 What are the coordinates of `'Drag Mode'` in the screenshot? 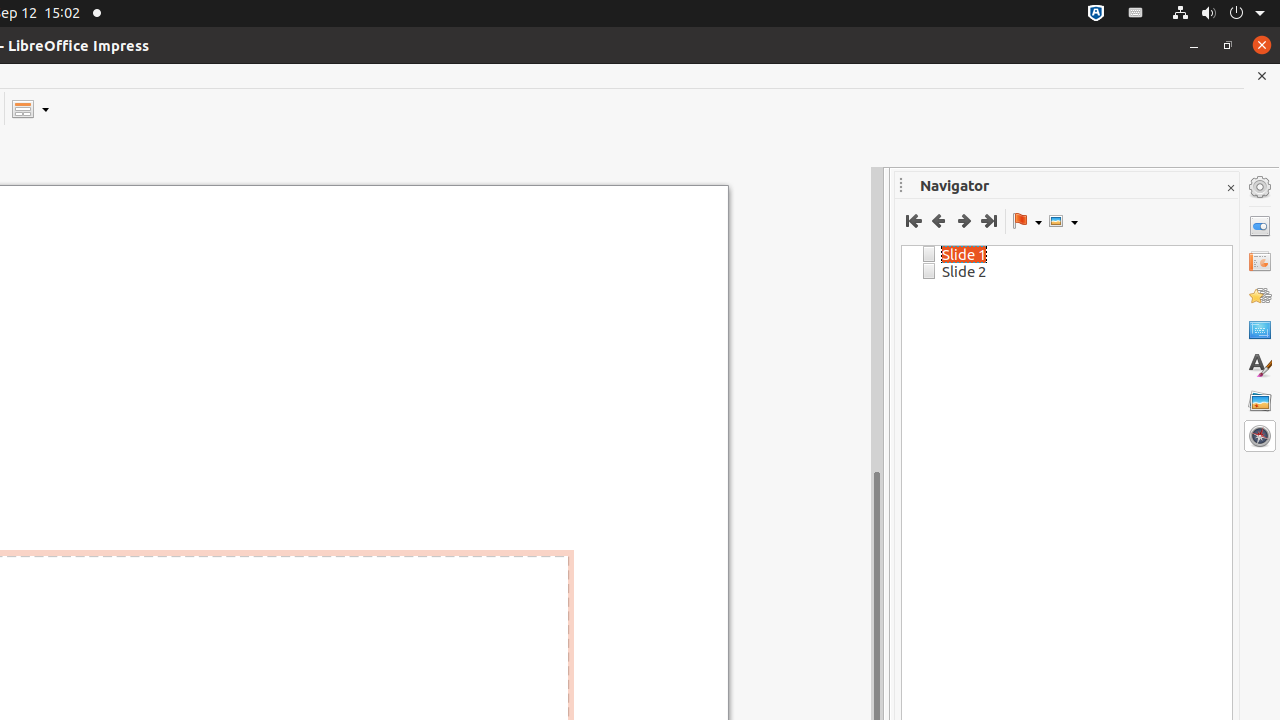 It's located at (1026, 221).